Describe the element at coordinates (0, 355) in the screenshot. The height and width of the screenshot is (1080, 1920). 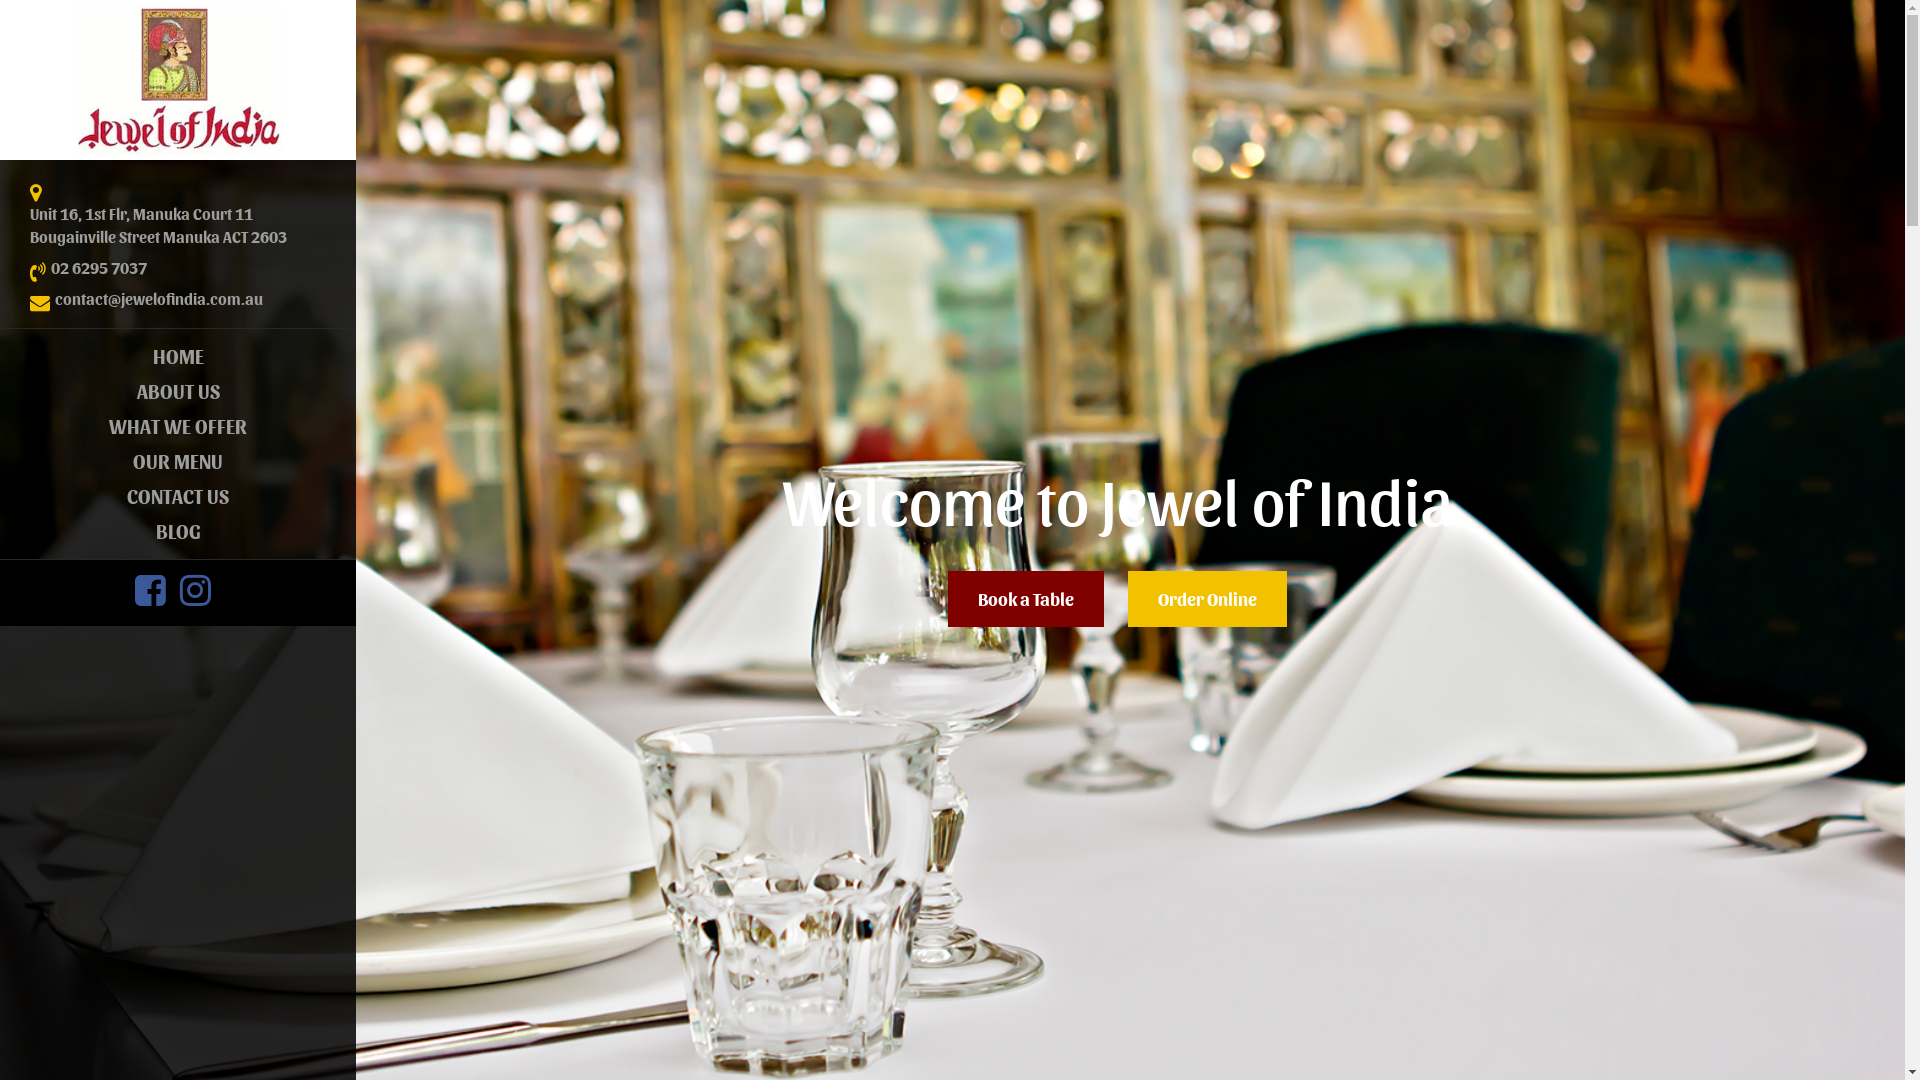
I see `'HOME'` at that location.